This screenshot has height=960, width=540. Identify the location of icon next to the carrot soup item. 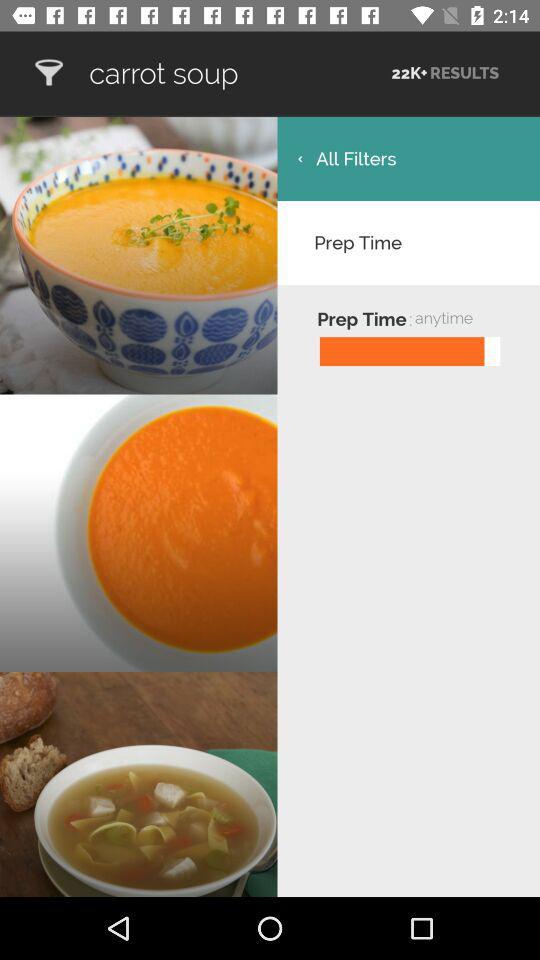
(48, 73).